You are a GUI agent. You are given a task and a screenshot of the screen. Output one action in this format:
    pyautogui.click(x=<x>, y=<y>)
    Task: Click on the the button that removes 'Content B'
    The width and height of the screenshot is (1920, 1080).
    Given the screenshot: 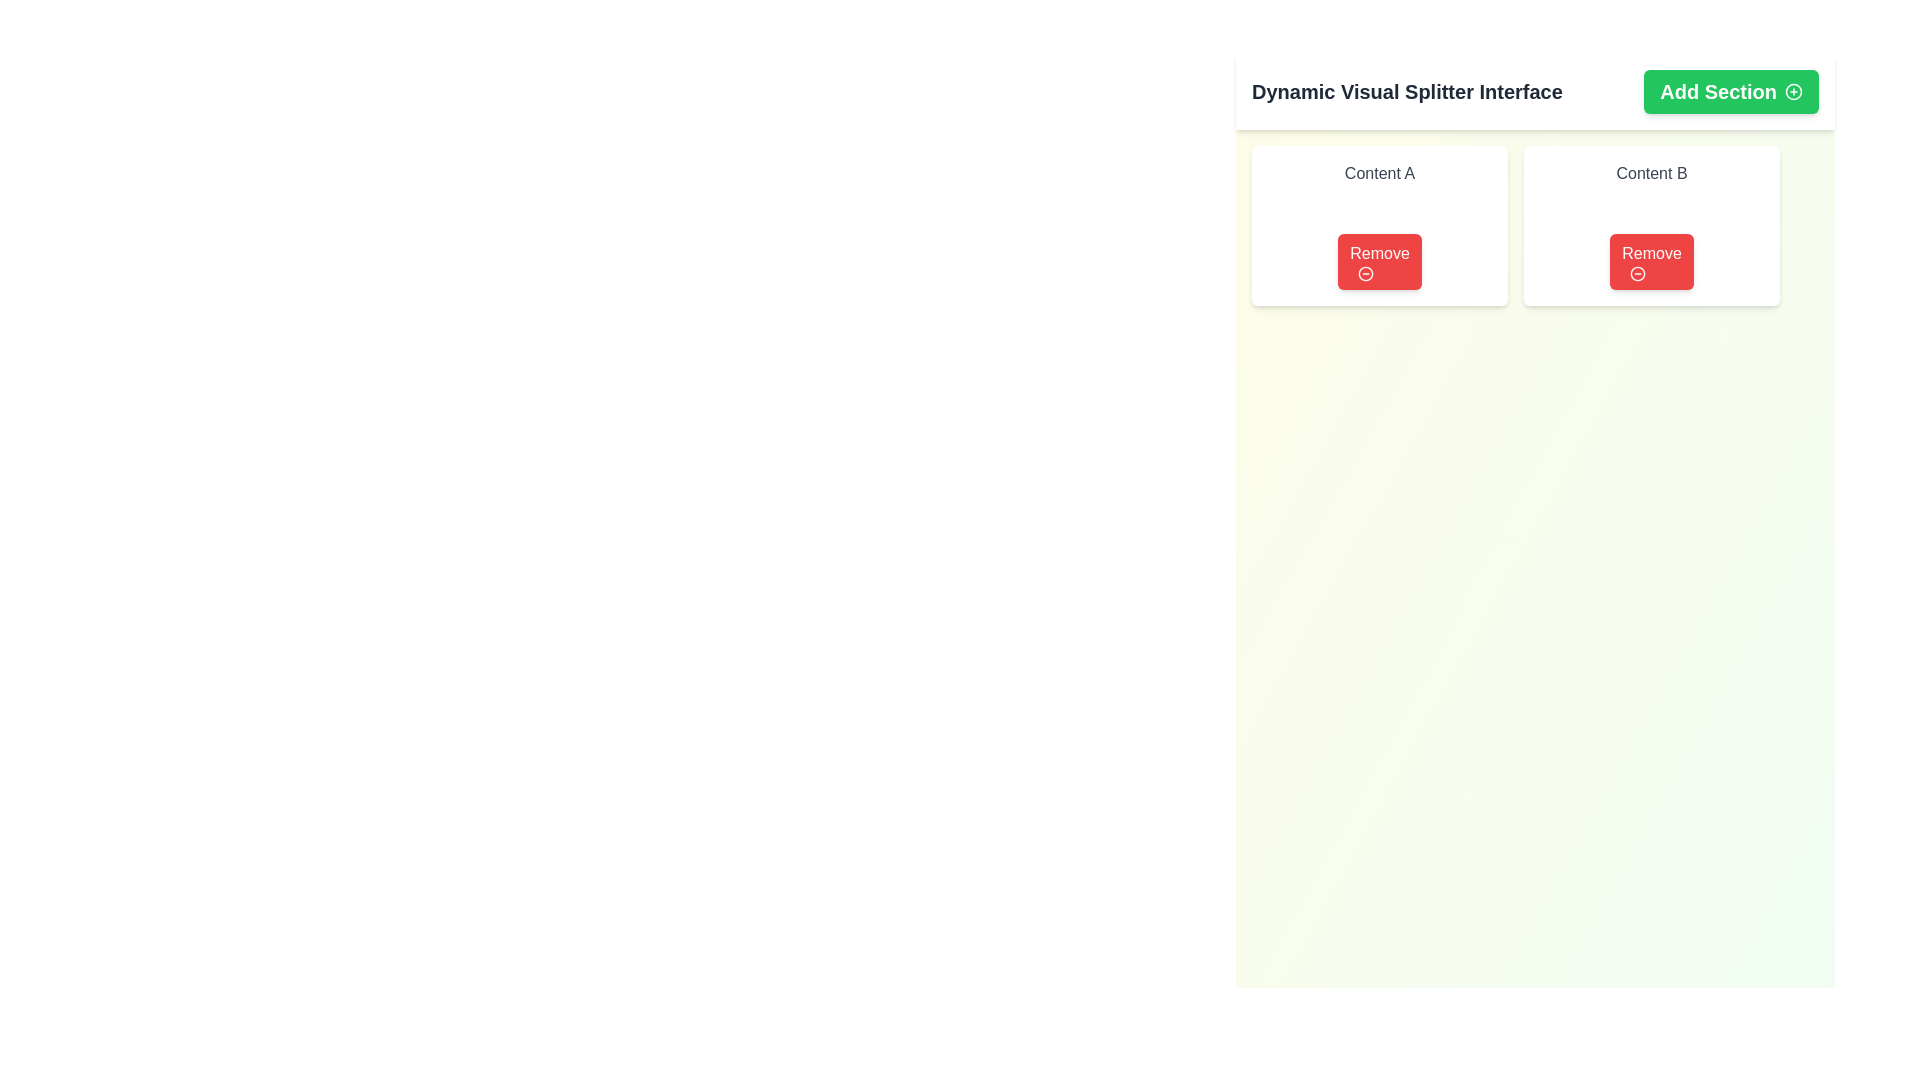 What is the action you would take?
    pyautogui.click(x=1651, y=261)
    